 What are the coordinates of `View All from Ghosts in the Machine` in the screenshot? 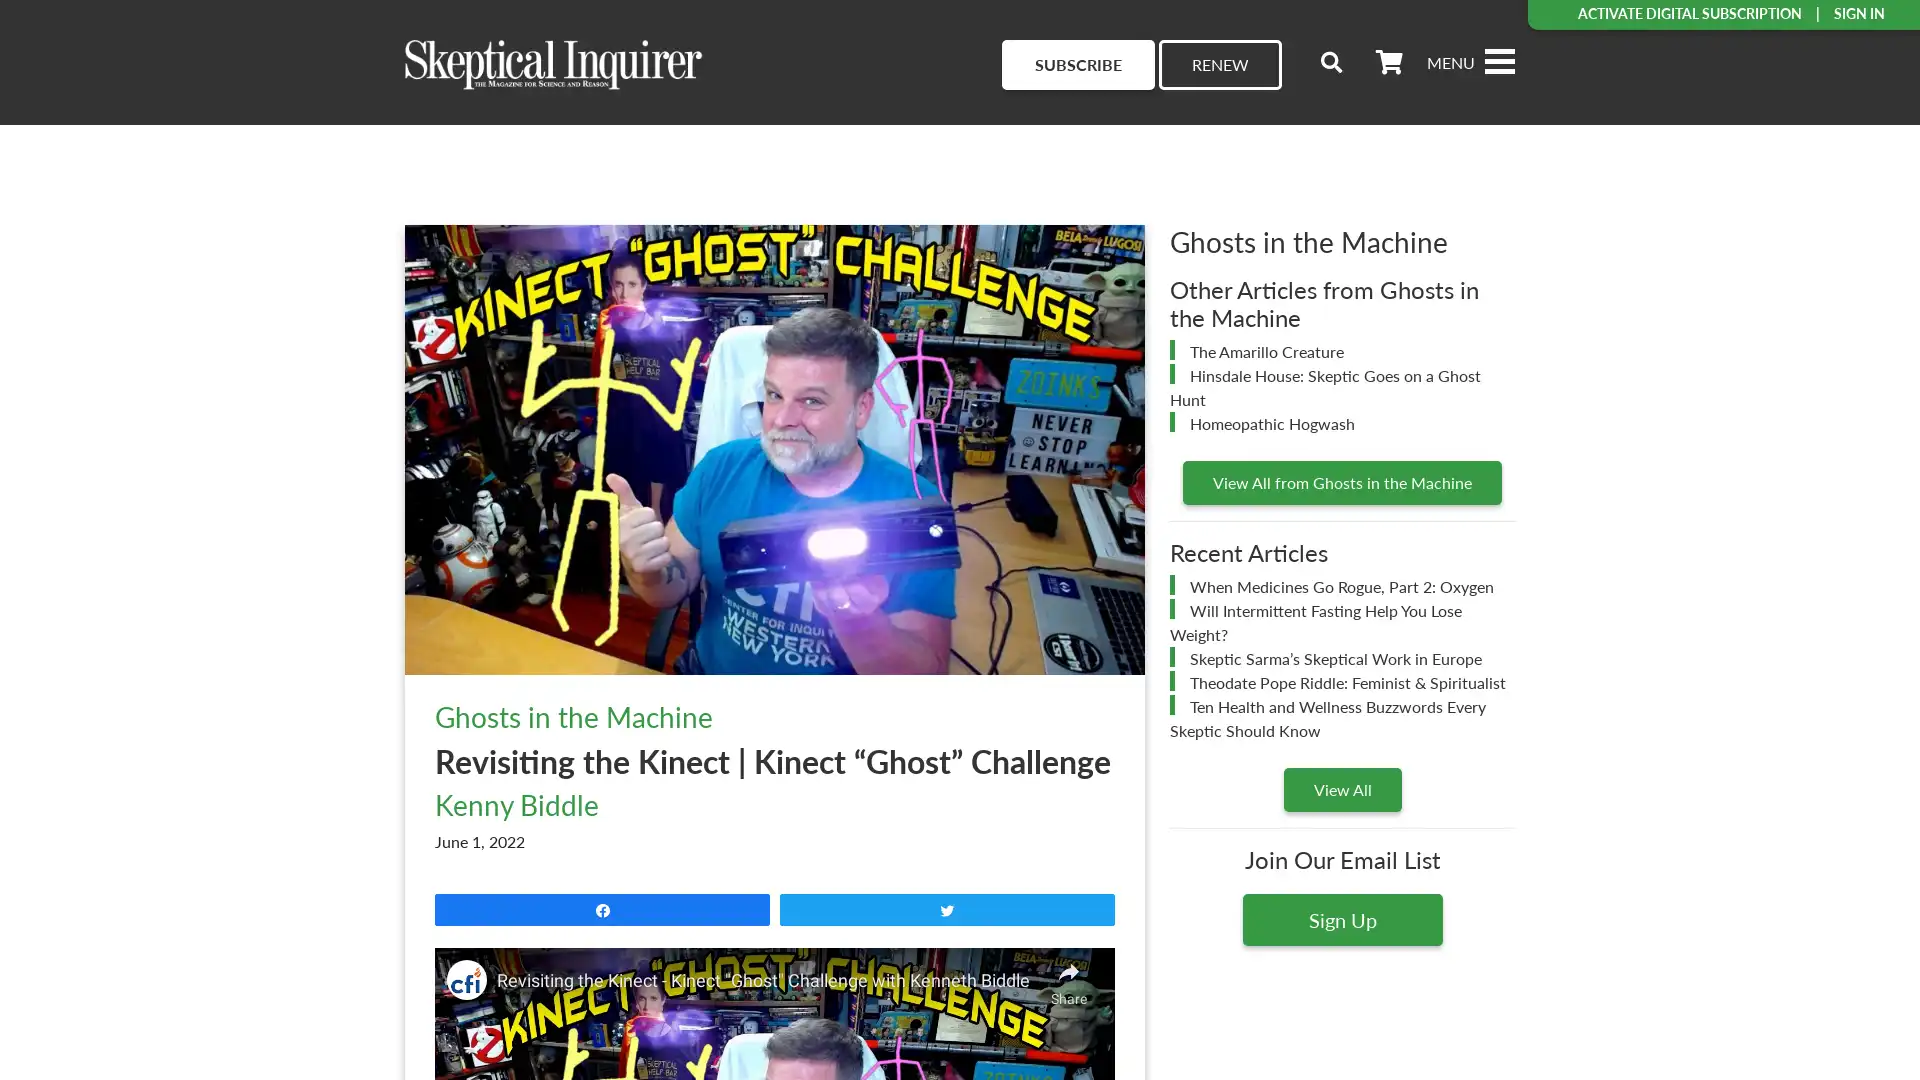 It's located at (1342, 482).